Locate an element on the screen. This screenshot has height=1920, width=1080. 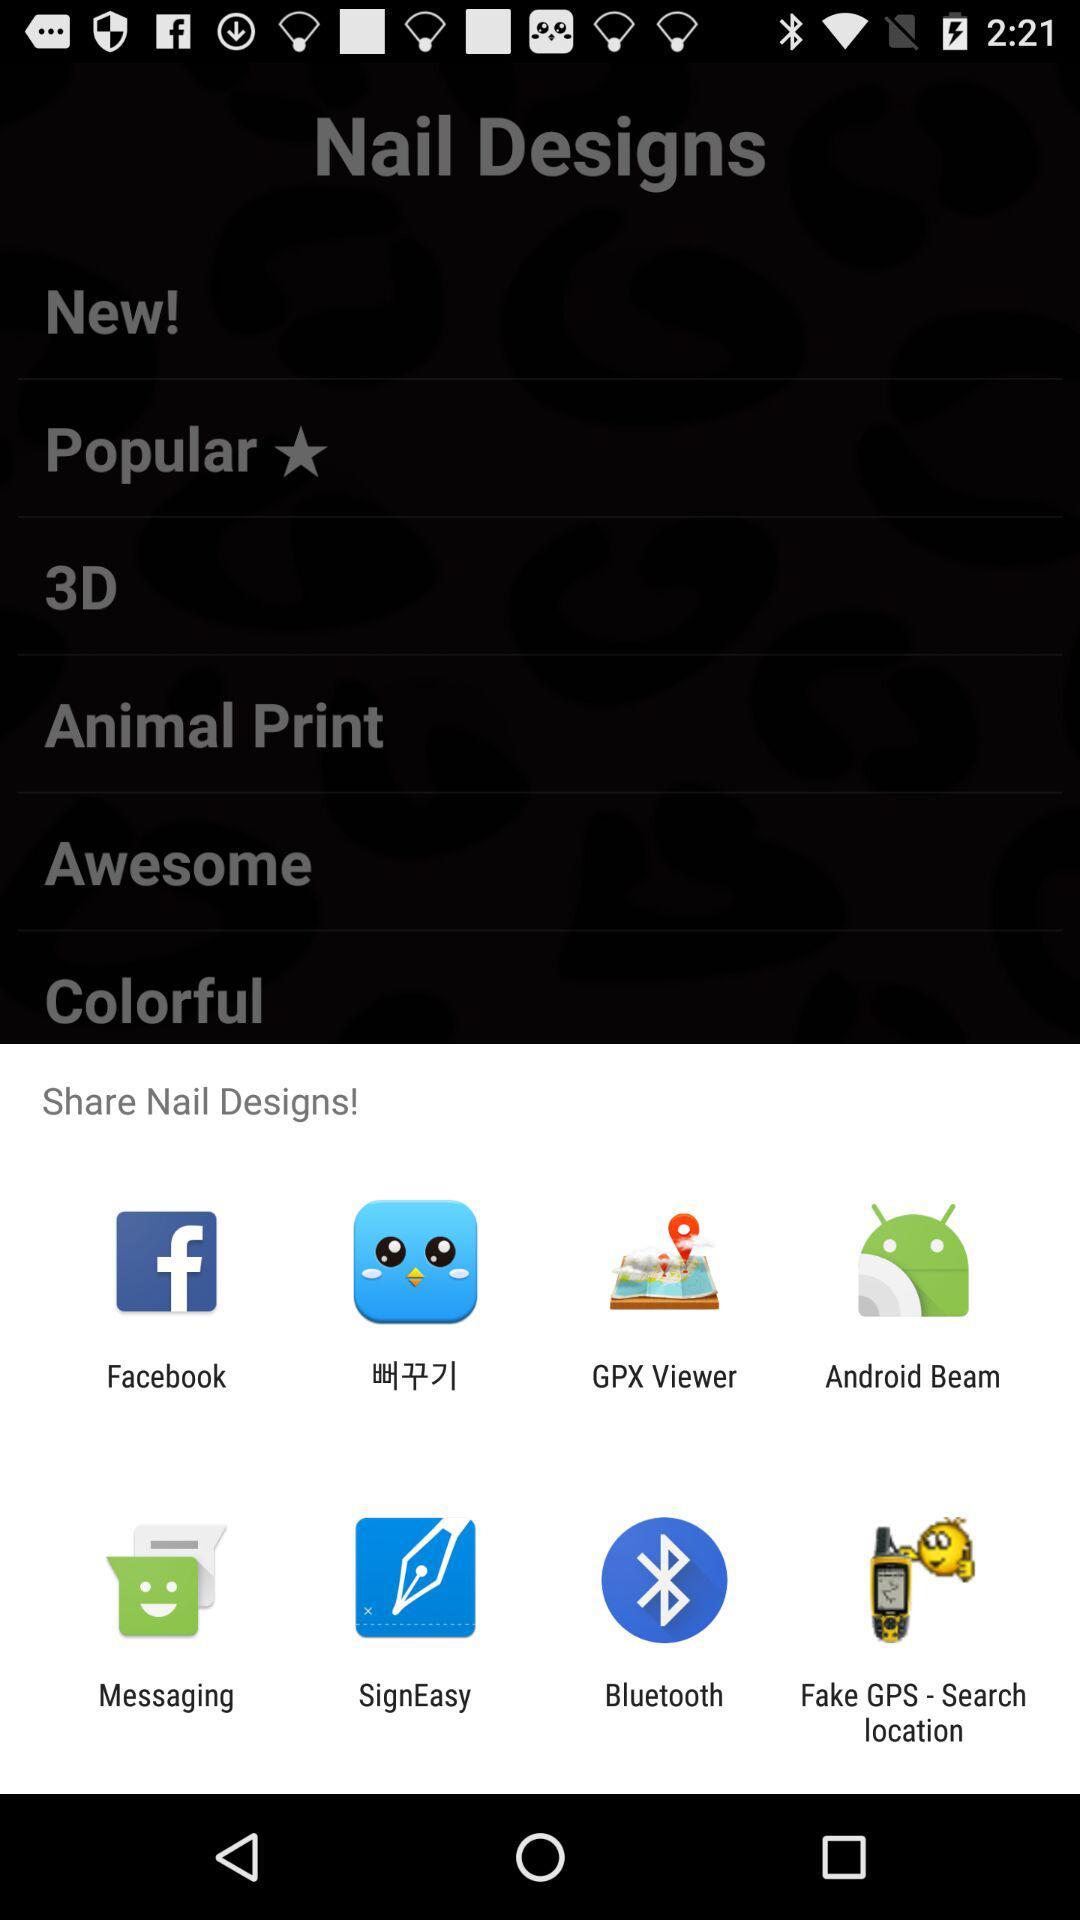
the icon to the left of the signeasy is located at coordinates (165, 1711).